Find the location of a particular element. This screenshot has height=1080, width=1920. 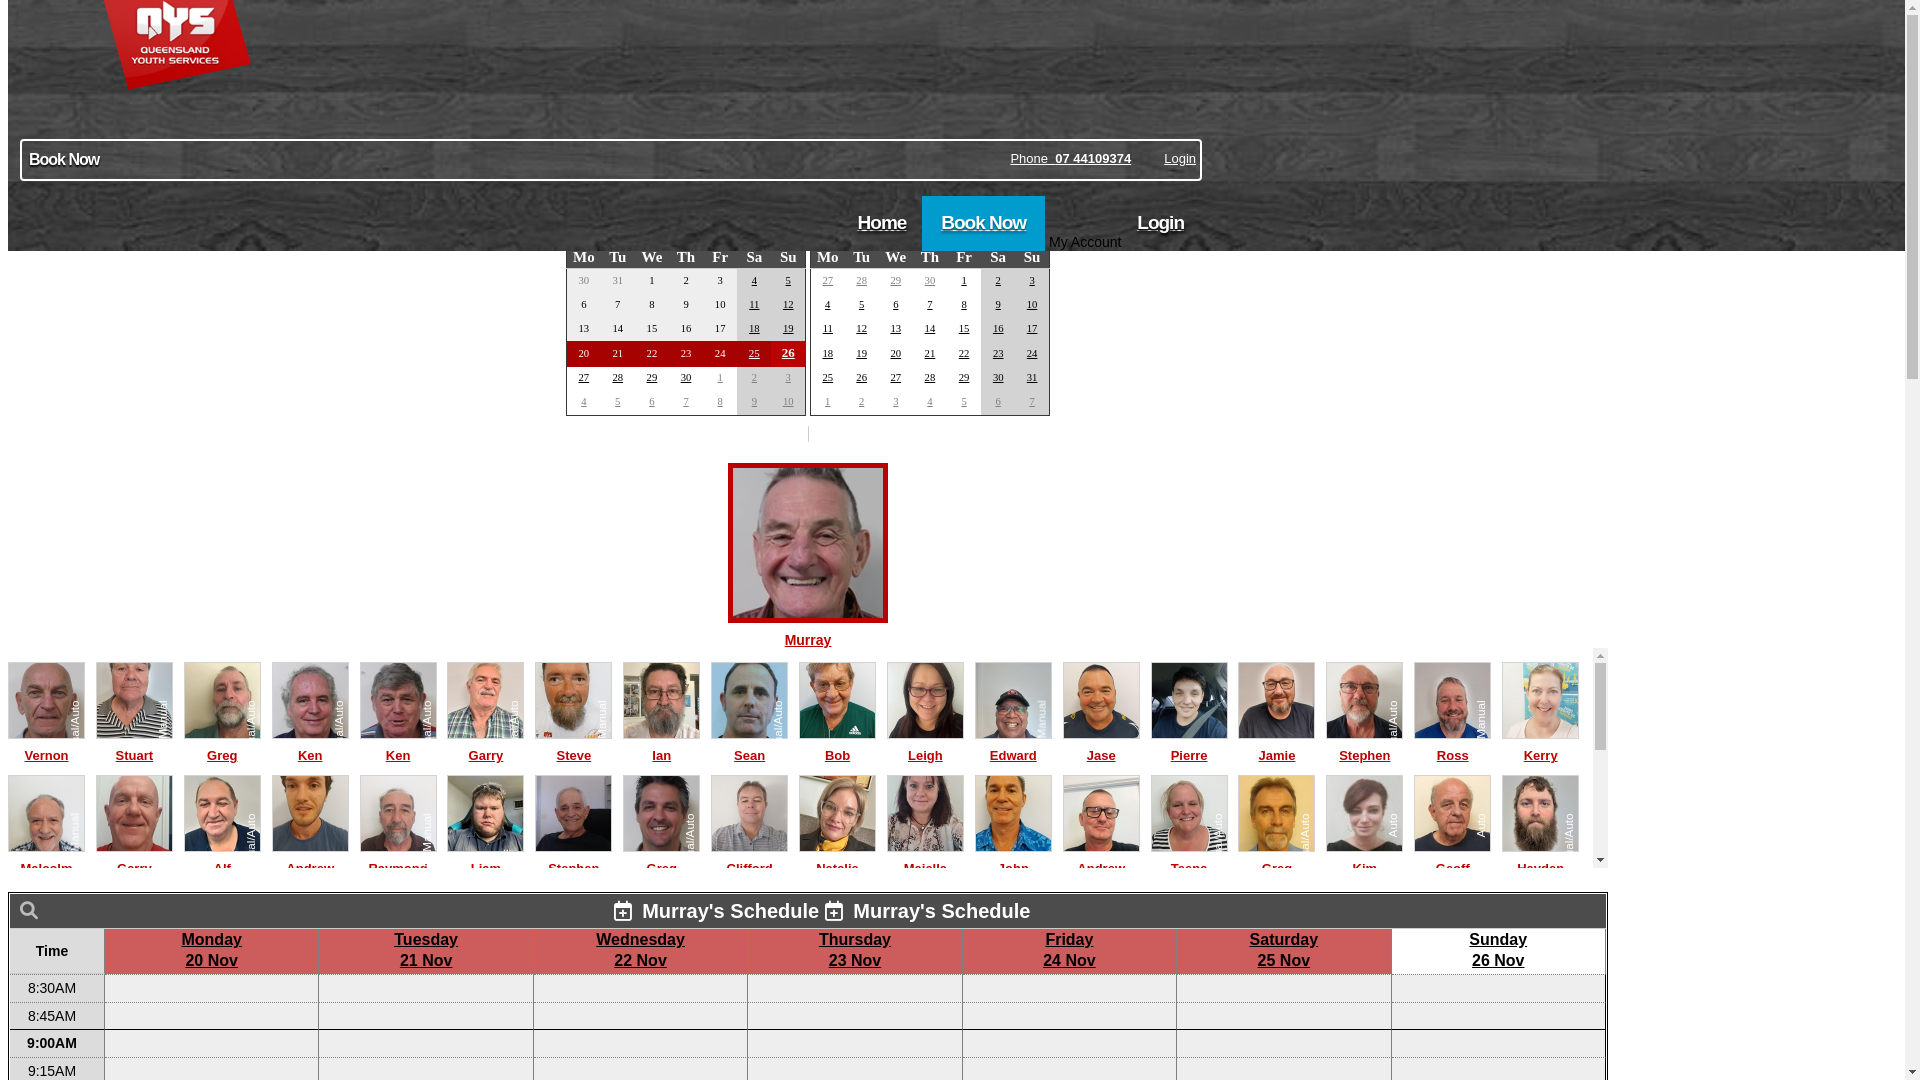

'19' is located at coordinates (787, 327).